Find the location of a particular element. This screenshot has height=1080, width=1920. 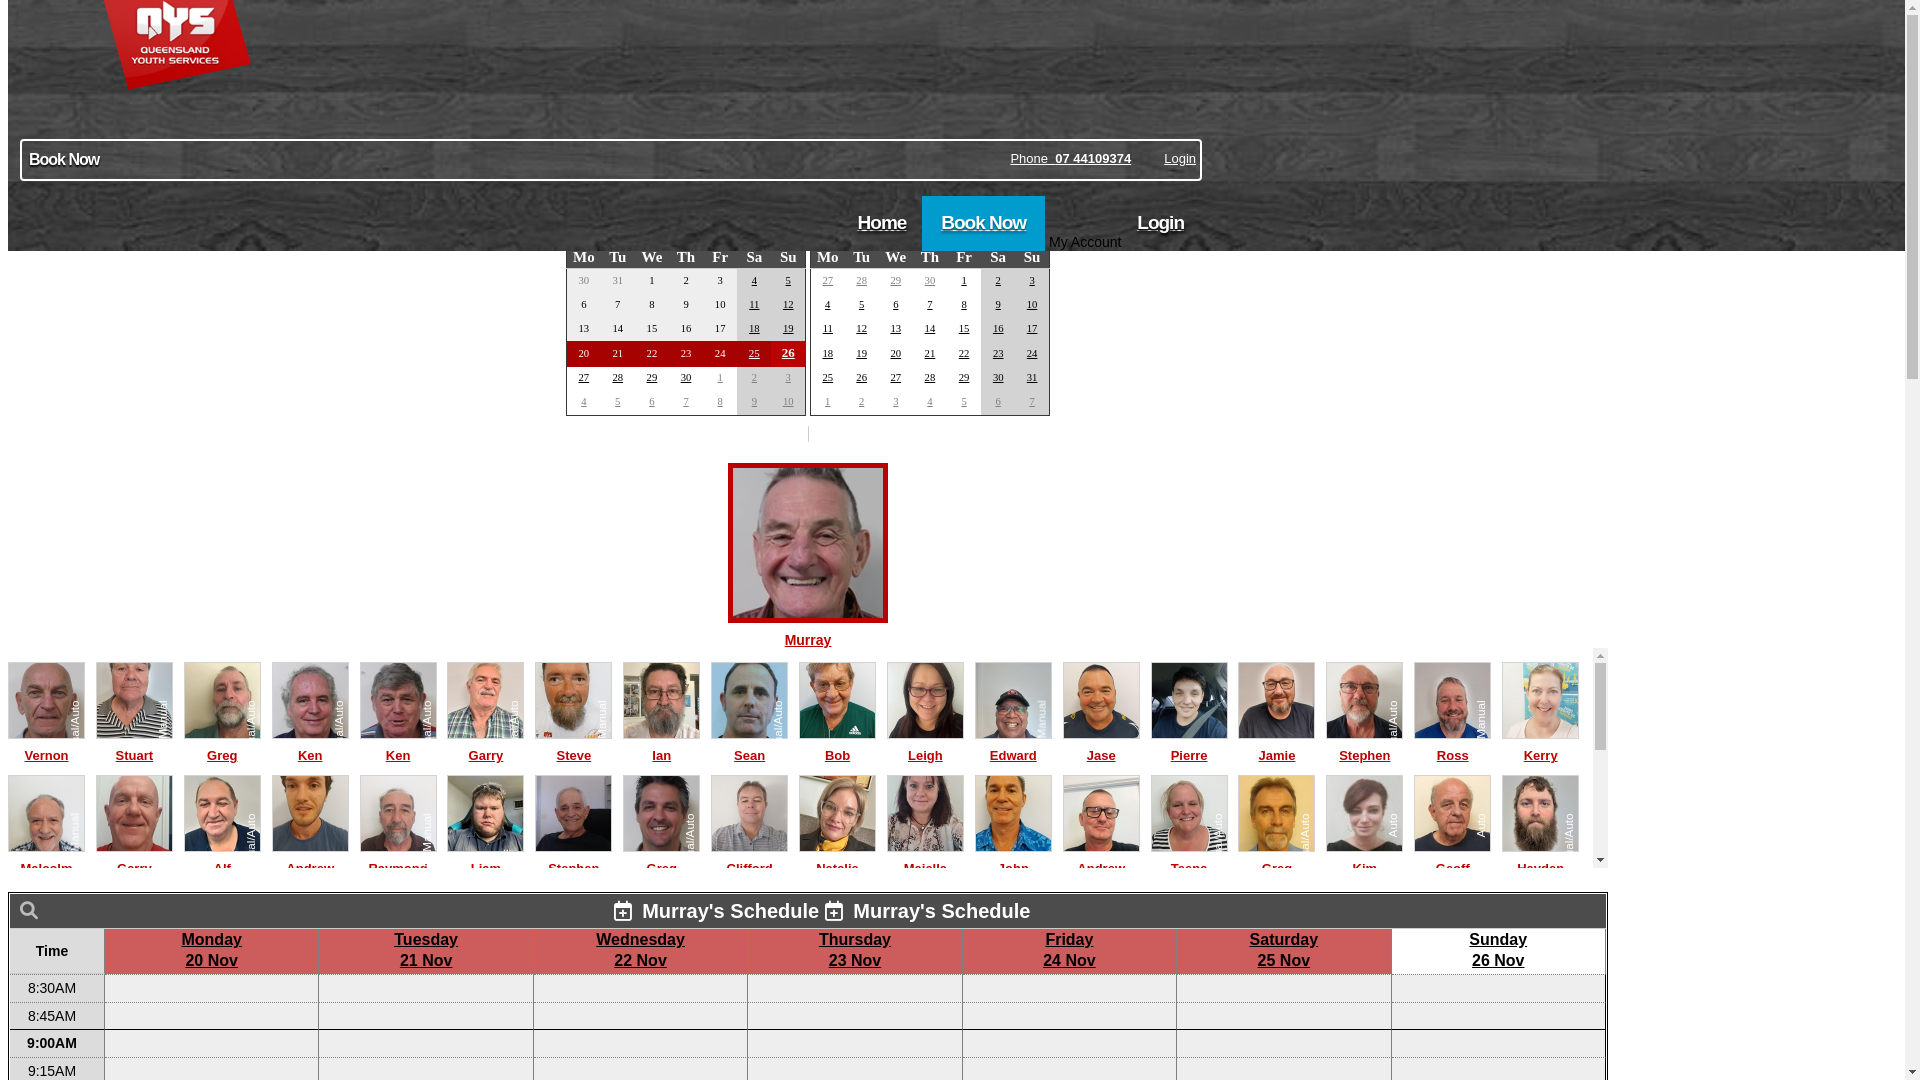

'19' is located at coordinates (787, 327).